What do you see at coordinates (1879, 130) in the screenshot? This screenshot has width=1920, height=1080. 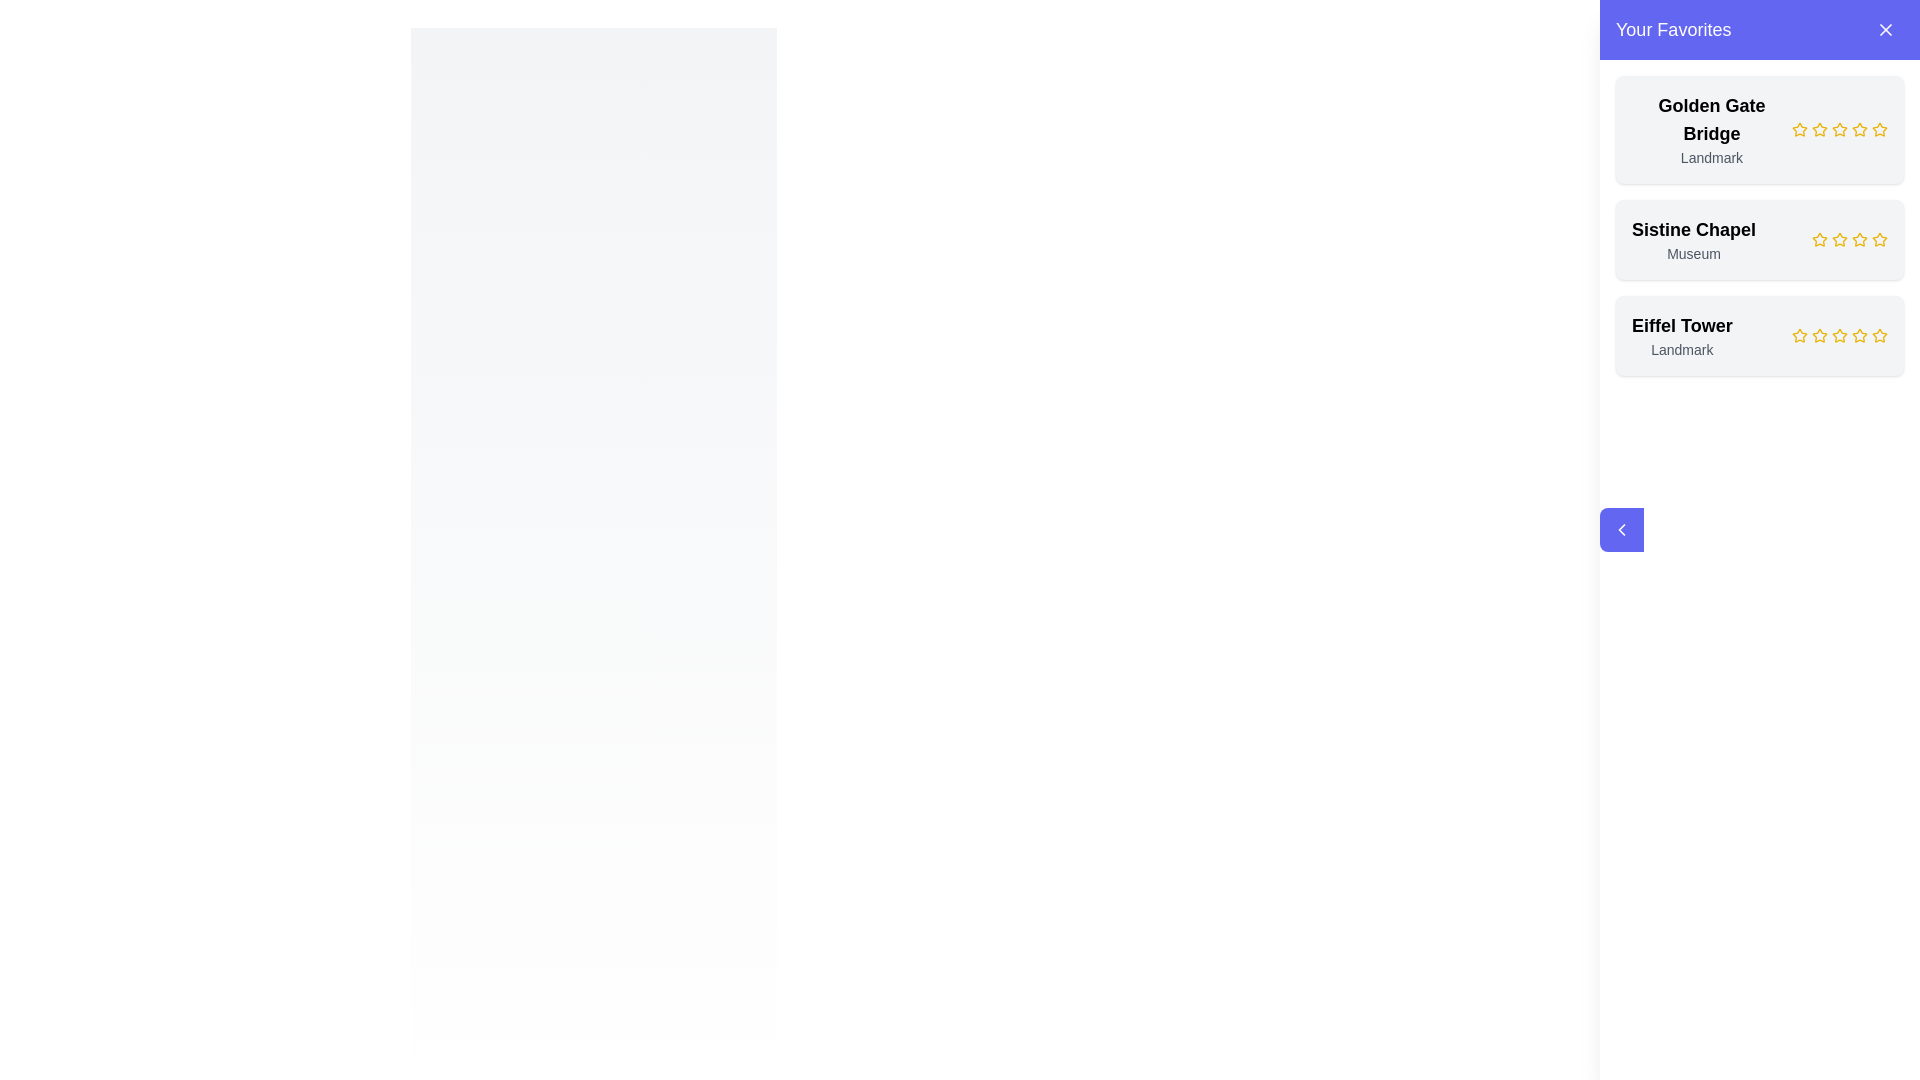 I see `the sixth yellow star-shaped rating icon with a hollow center` at bounding box center [1879, 130].